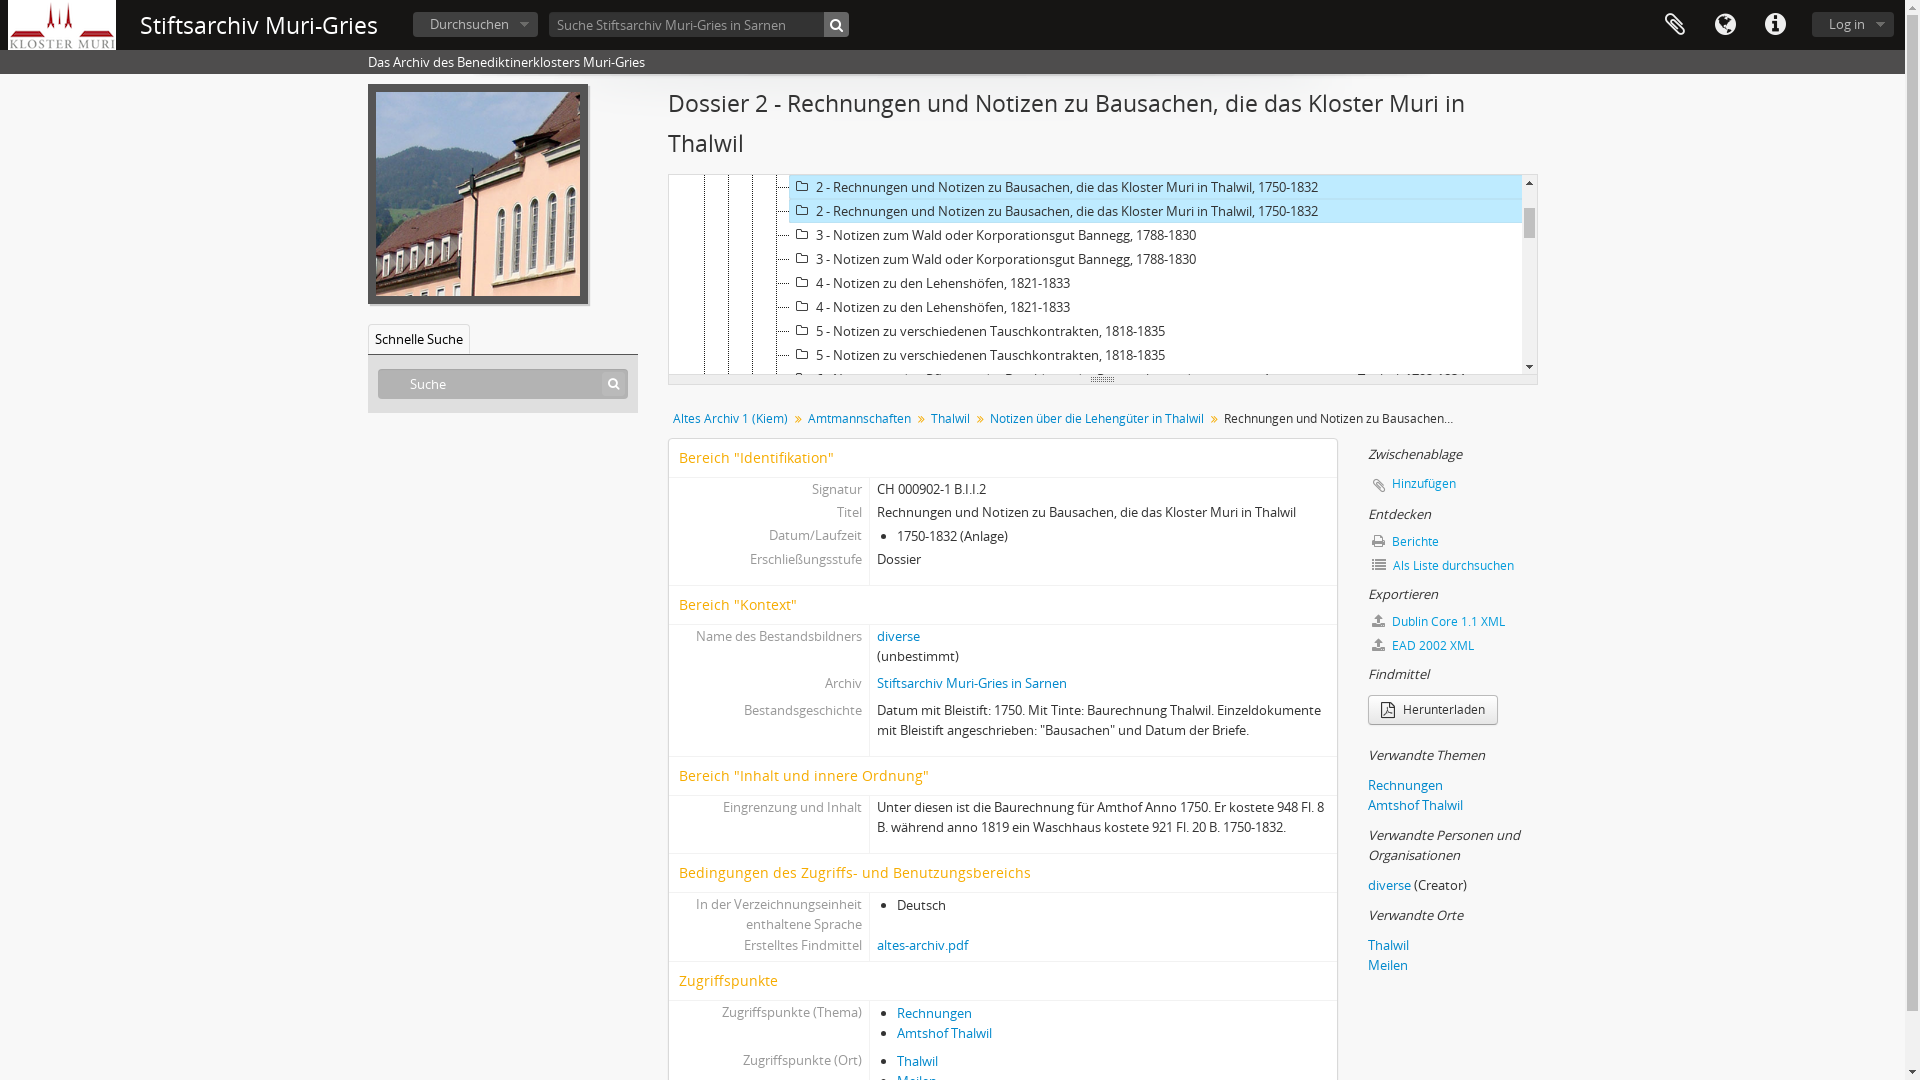 Image resolution: width=1920 pixels, height=1080 pixels. Describe the element at coordinates (1723, 24) in the screenshot. I see `'Sprache'` at that location.